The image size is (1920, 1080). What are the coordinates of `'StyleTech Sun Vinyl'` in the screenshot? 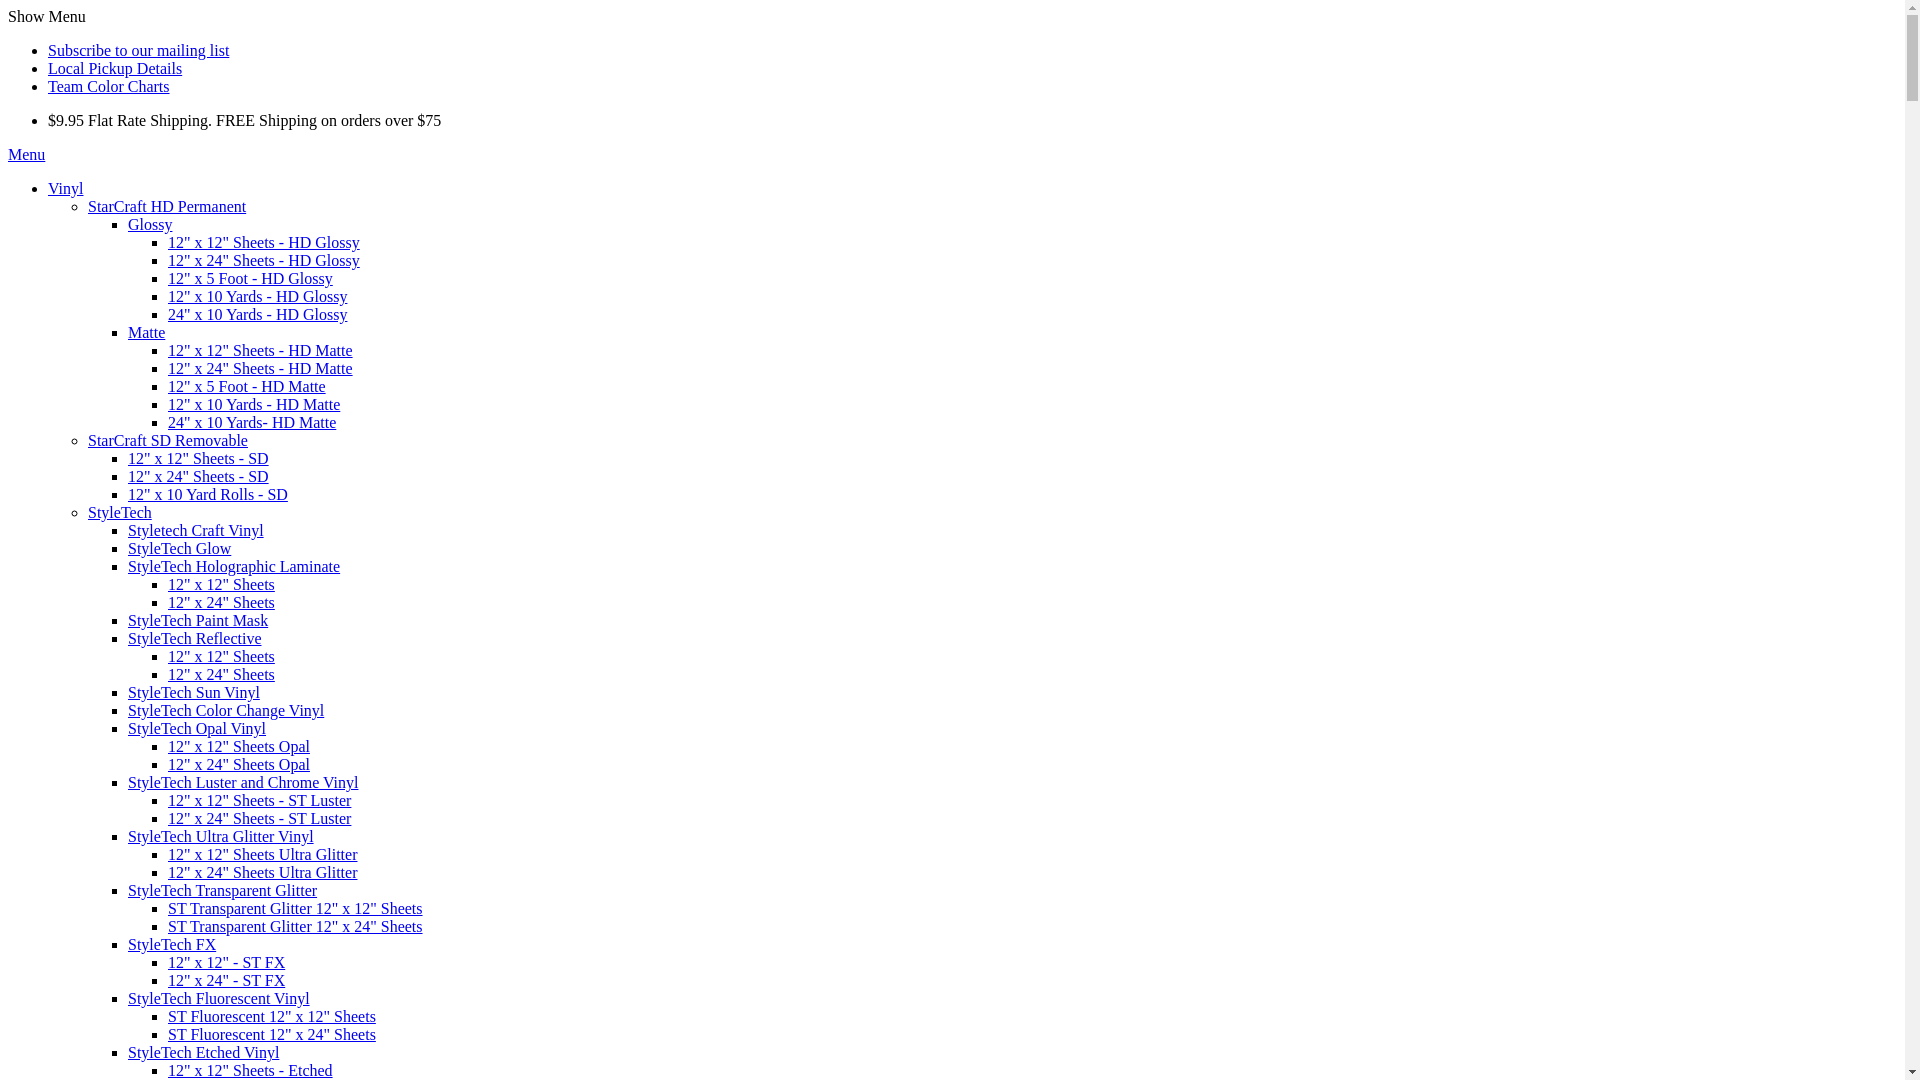 It's located at (193, 691).